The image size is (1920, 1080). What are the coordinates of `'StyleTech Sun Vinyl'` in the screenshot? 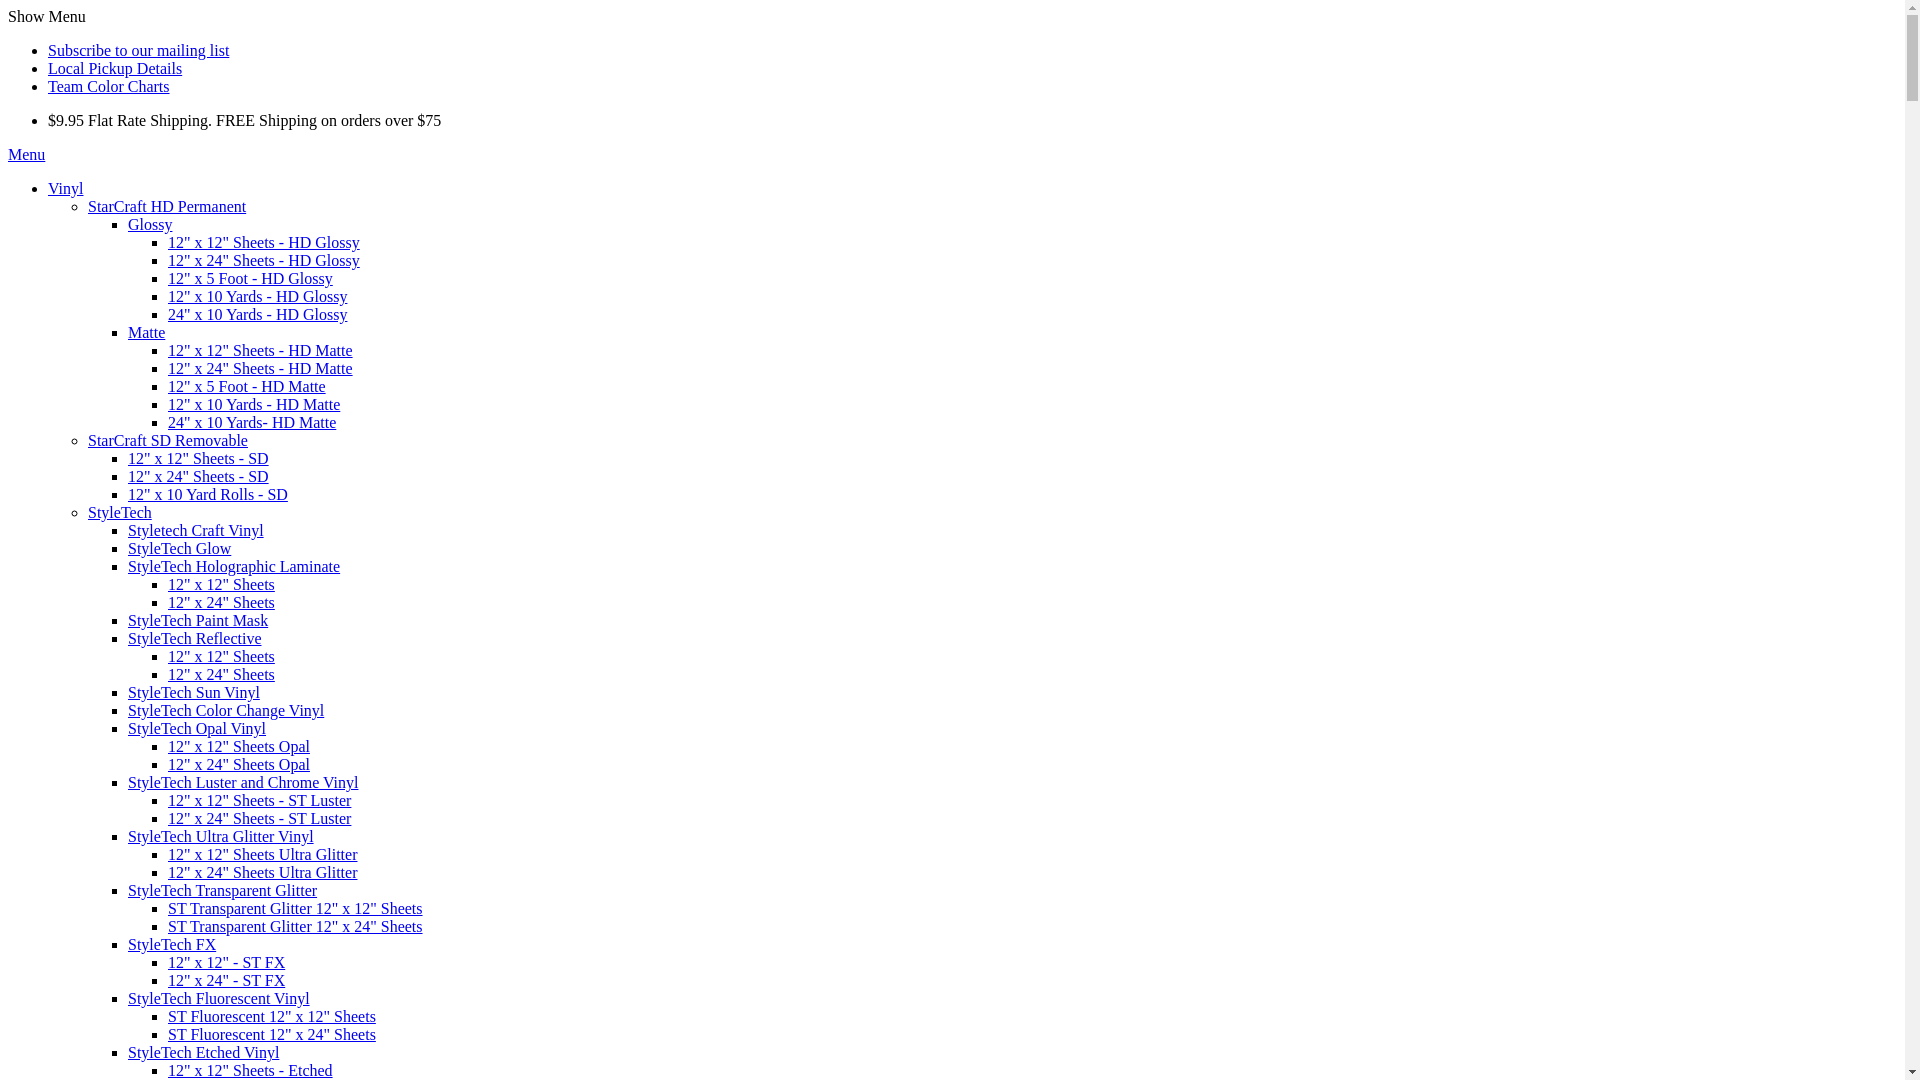 It's located at (193, 691).